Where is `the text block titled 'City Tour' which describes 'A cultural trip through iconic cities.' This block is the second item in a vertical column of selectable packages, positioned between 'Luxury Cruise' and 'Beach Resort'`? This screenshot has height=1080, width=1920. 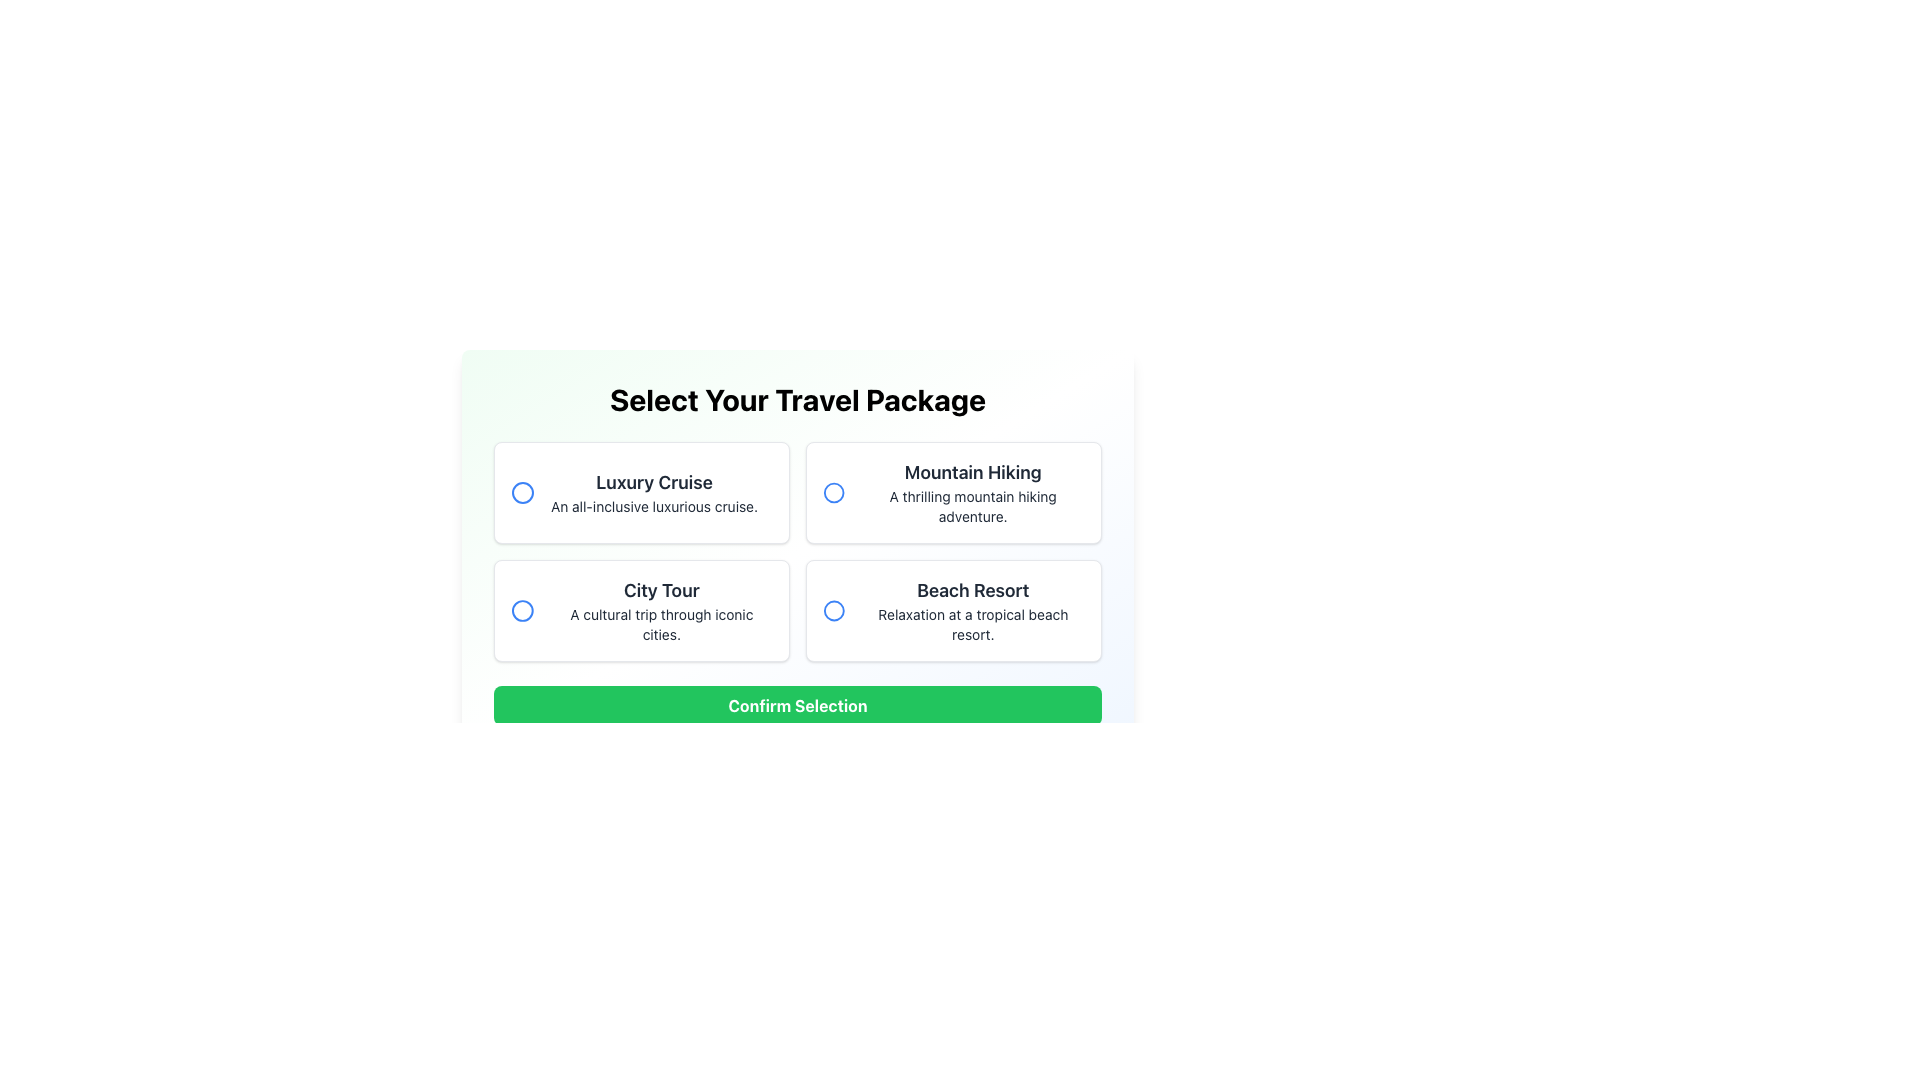 the text block titled 'City Tour' which describes 'A cultural trip through iconic cities.' This block is the second item in a vertical column of selectable packages, positioned between 'Luxury Cruise' and 'Beach Resort' is located at coordinates (661, 609).